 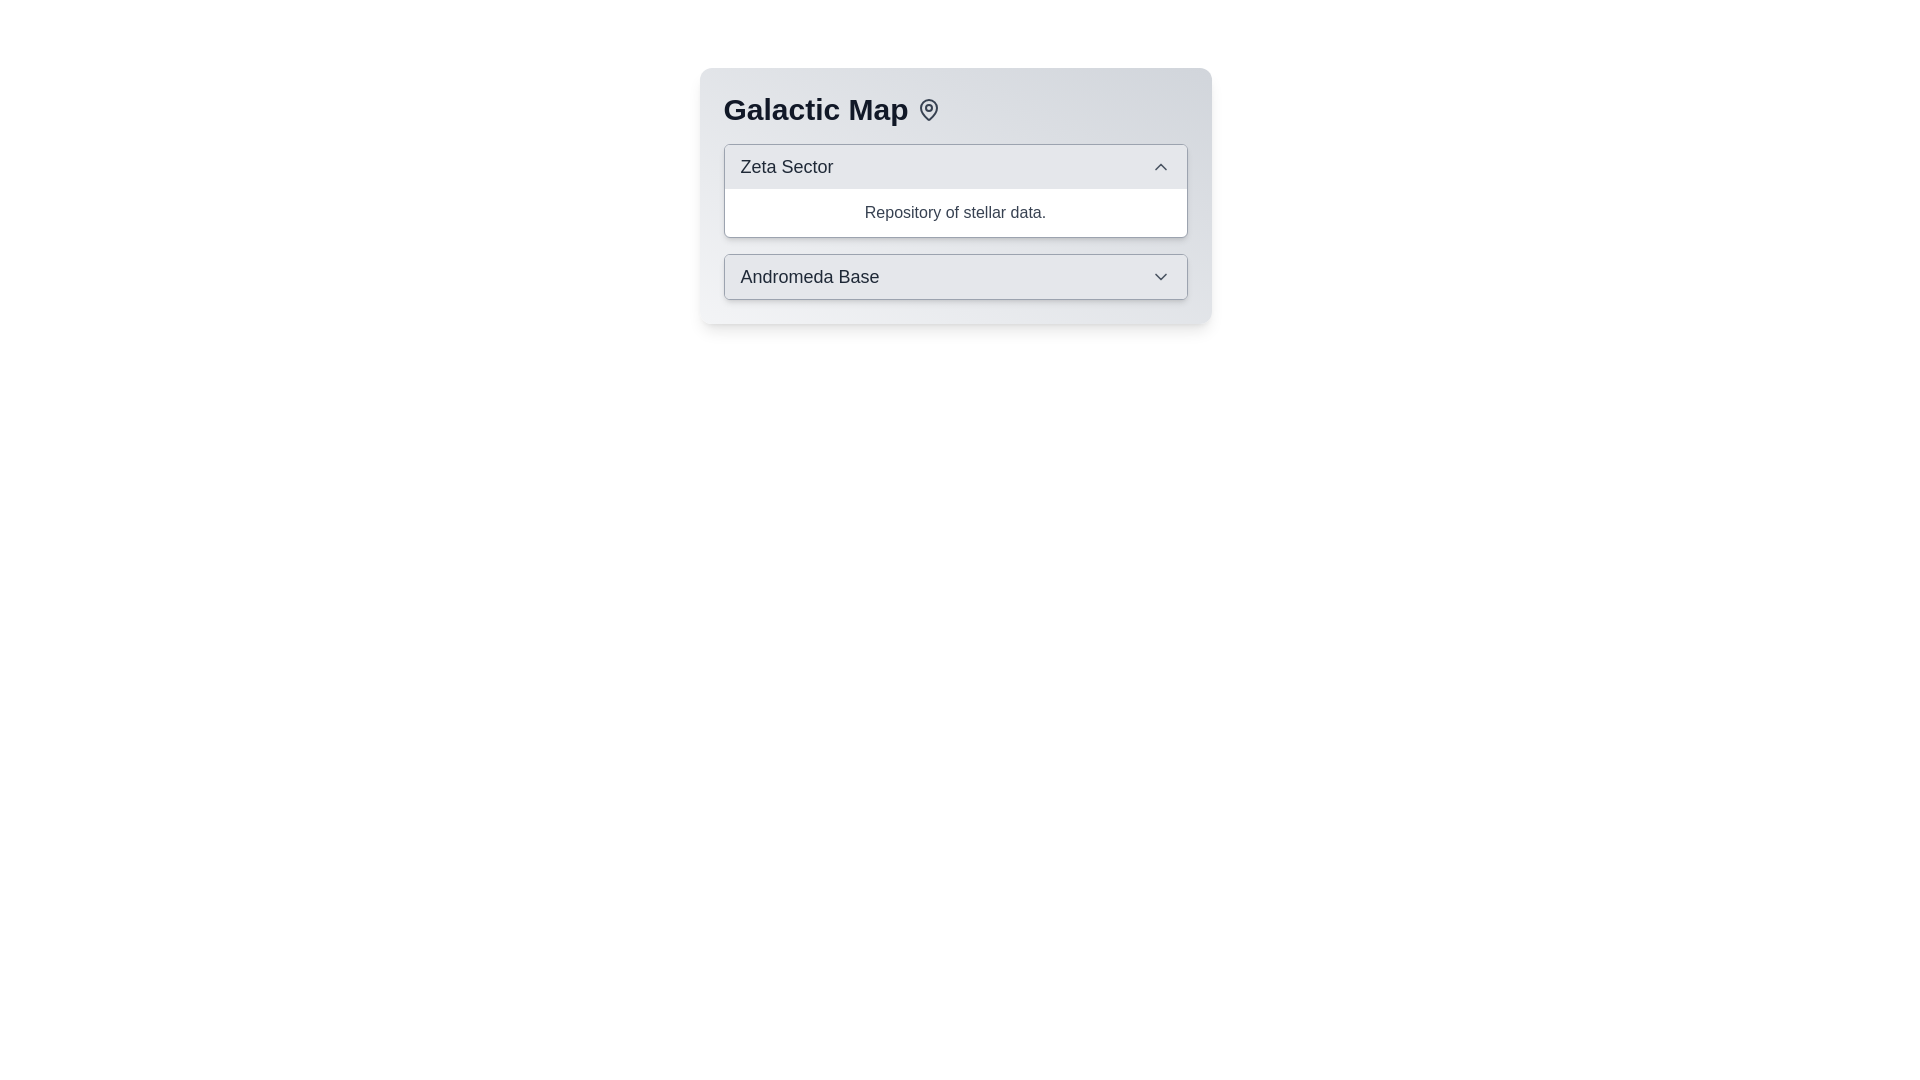 I want to click on the static text element that provides information about the 'Zeta Sector' section within the 'Galactic Map' interface, so click(x=954, y=212).